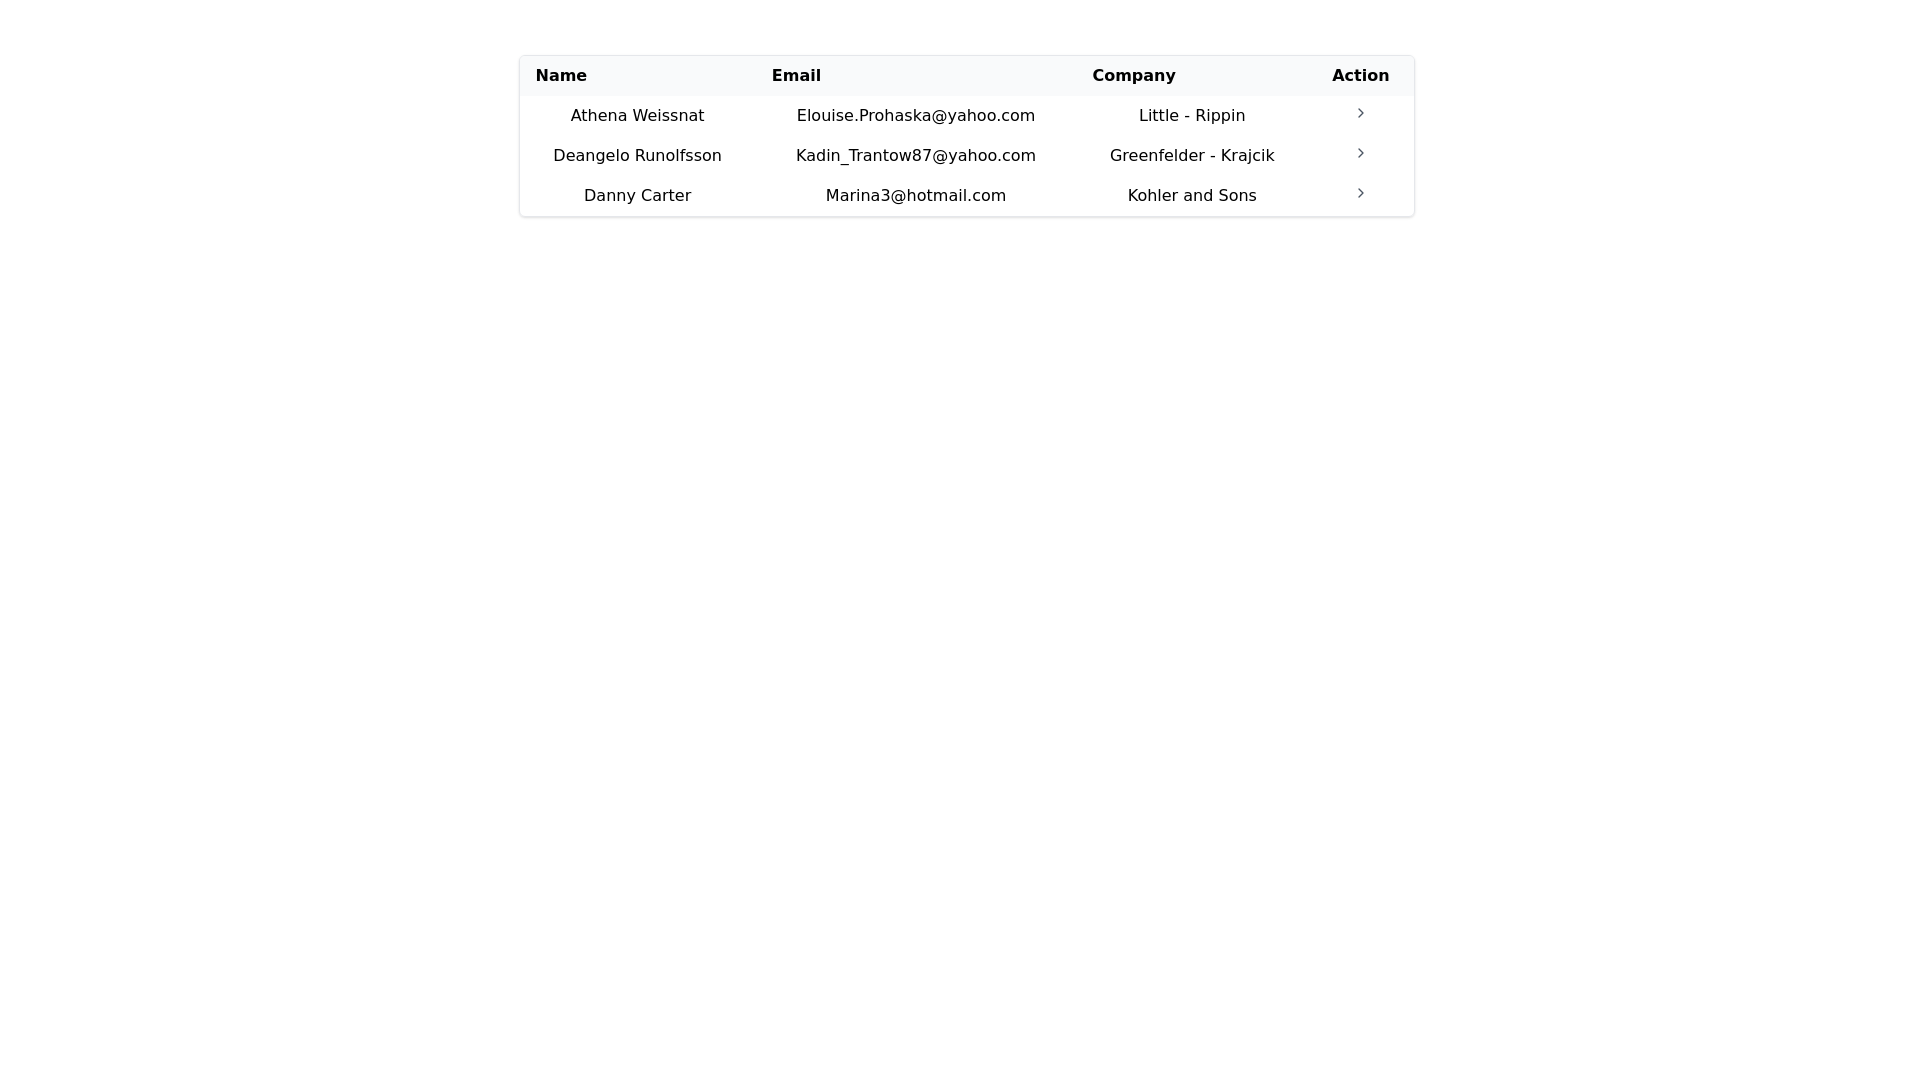  I want to click on the second row of the table, which contains the cells with the text values 'Deangelo Runolfsson', 'Kadin_Trantow87@yahoo.com', 'Greenfelder - Krajcik', and a clickable arrow icon, so click(966, 154).